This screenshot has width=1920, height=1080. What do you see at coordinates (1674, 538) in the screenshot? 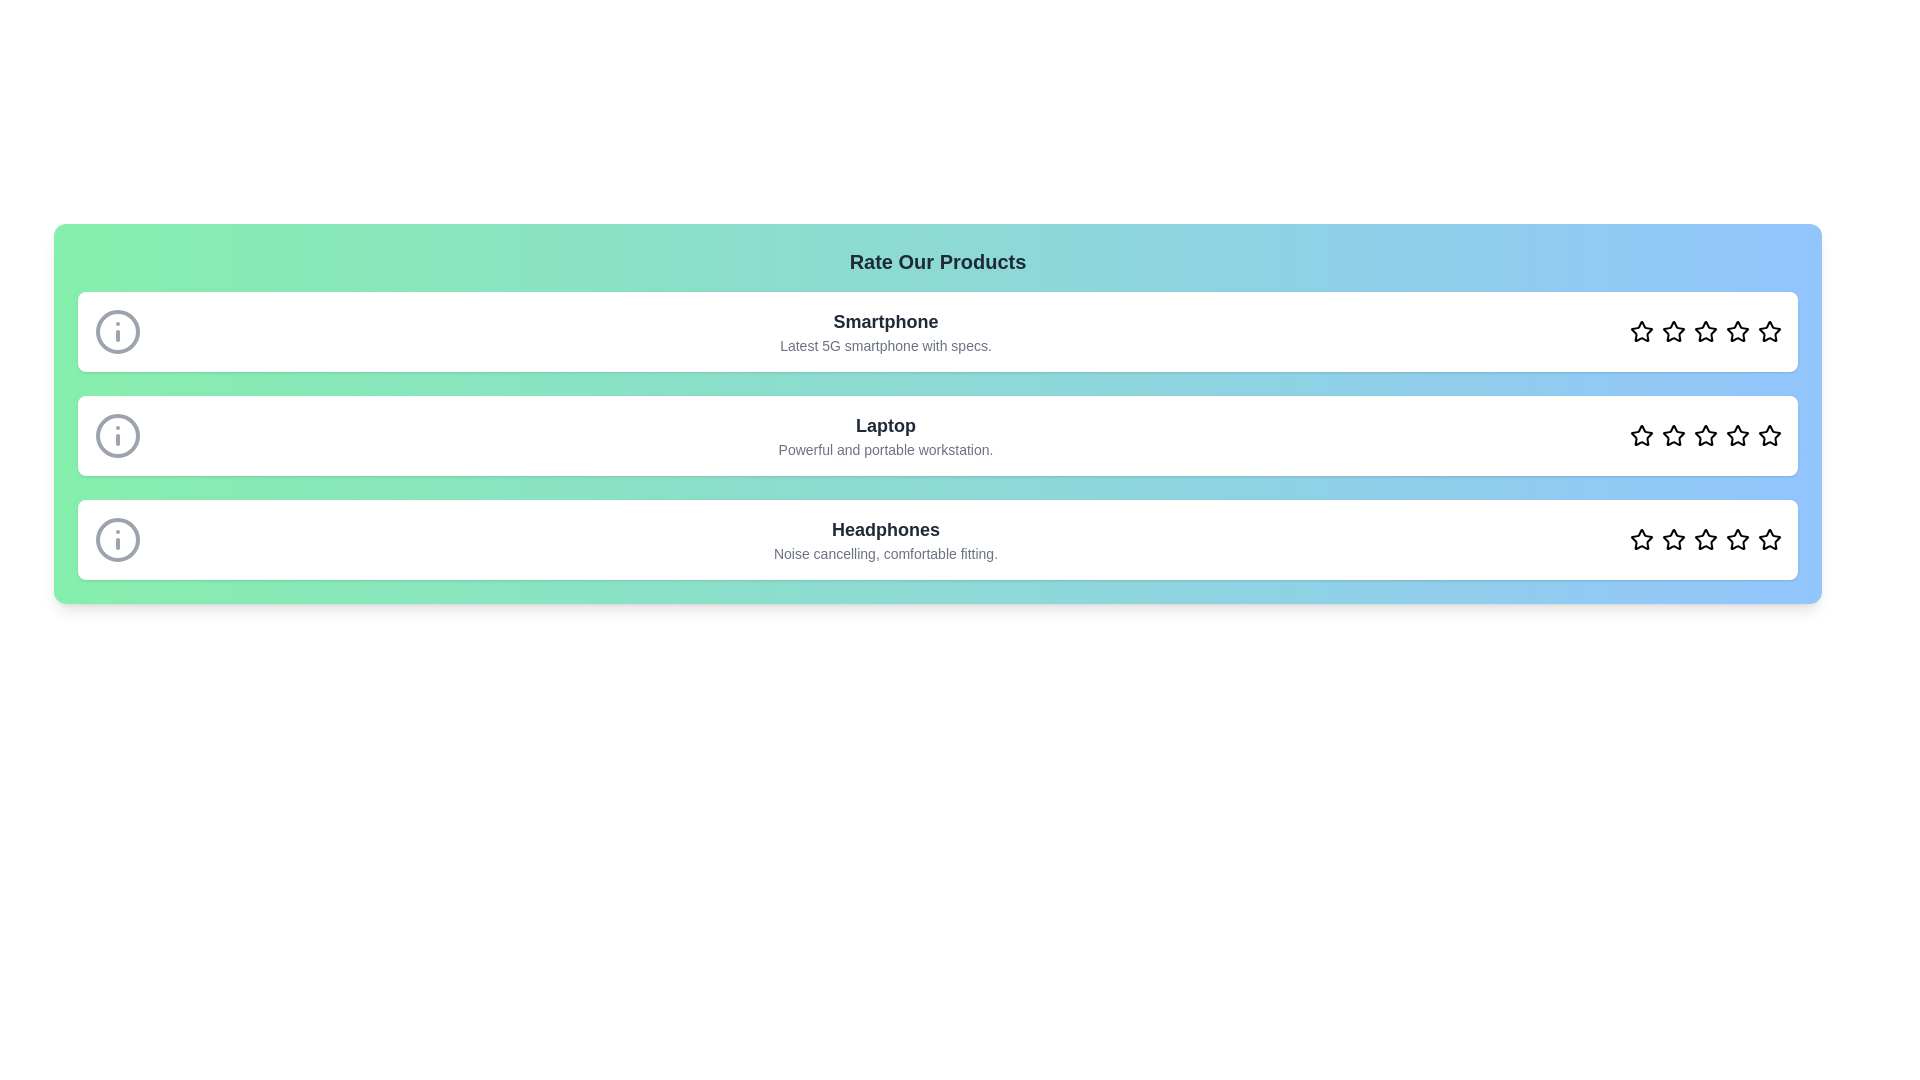
I see `the second star in the row of five rating stars in the 'Headphones' section` at bounding box center [1674, 538].